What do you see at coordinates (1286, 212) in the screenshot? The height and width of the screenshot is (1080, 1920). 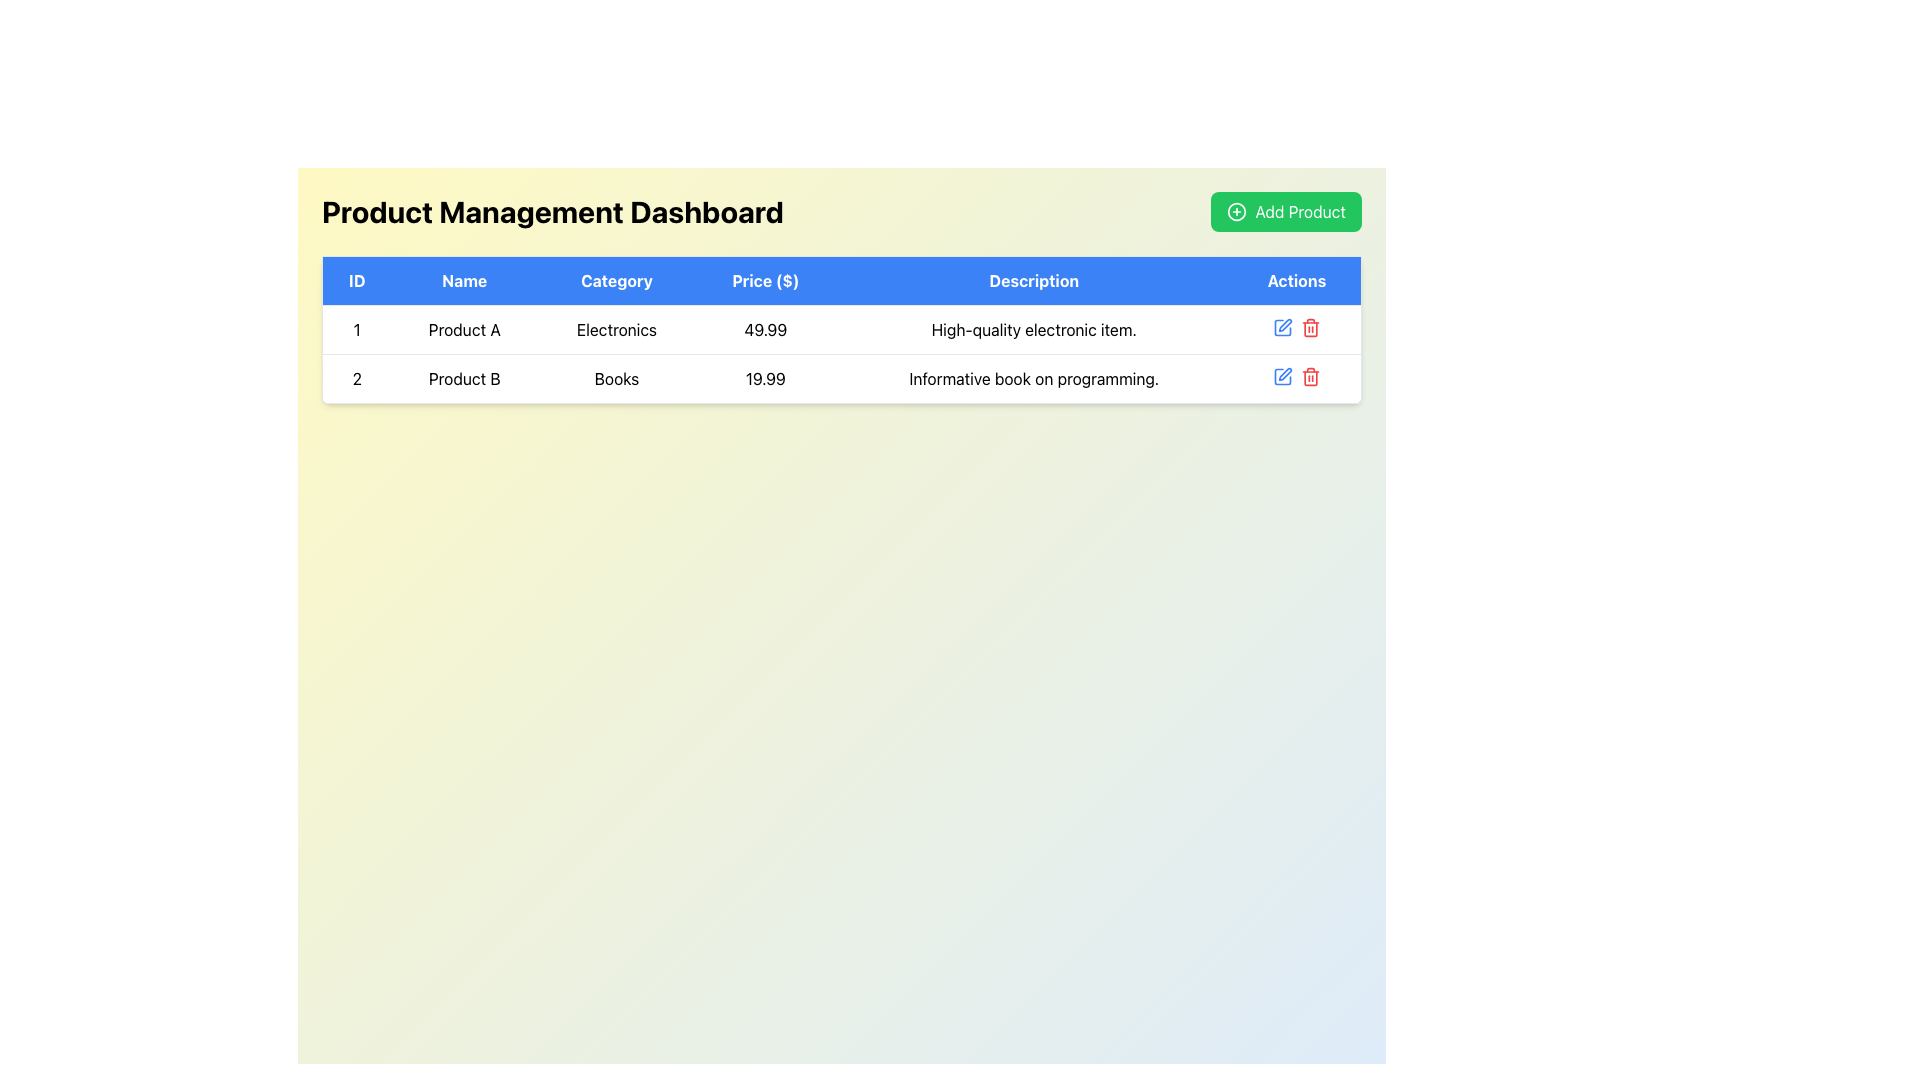 I see `the 'Add Product' button located at the far right end of the header area labeled 'Product Management Dashboard'` at bounding box center [1286, 212].